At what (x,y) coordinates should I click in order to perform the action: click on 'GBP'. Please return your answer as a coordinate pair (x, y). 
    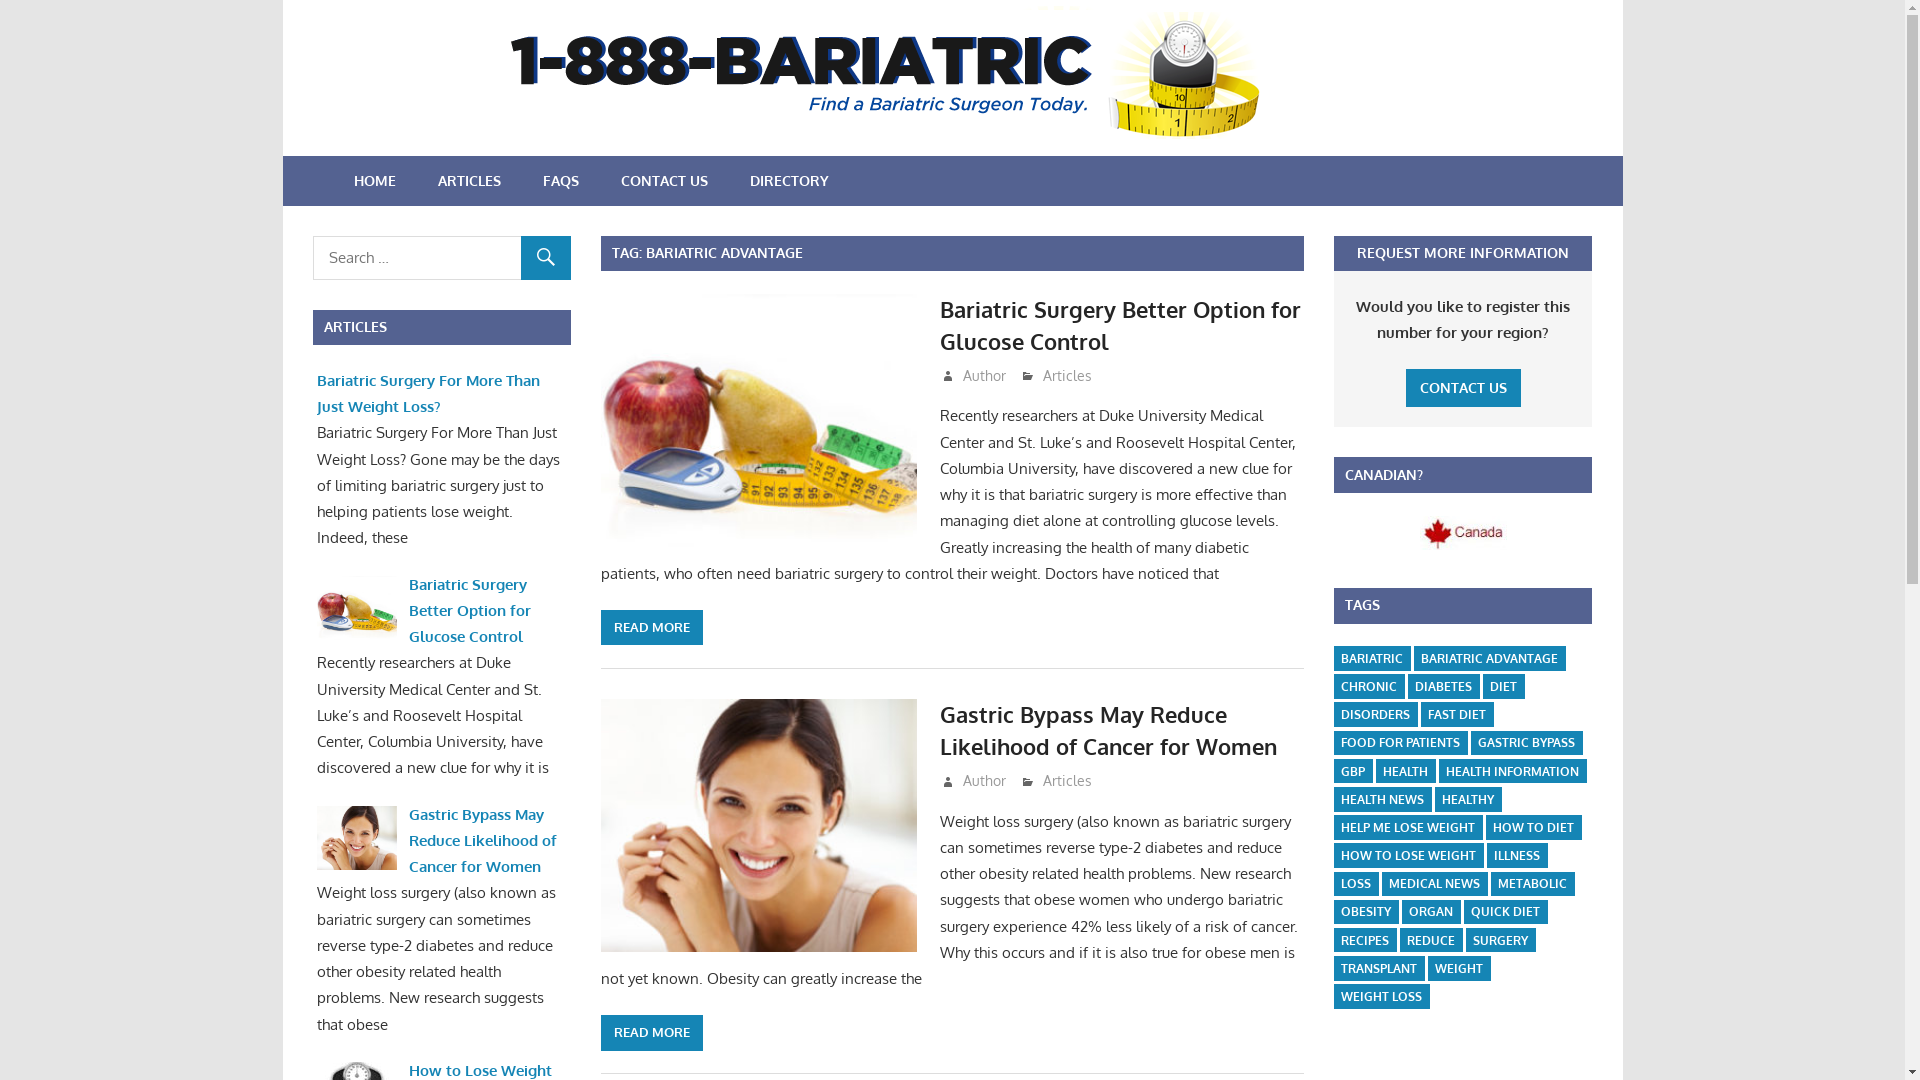
    Looking at the image, I should click on (1334, 770).